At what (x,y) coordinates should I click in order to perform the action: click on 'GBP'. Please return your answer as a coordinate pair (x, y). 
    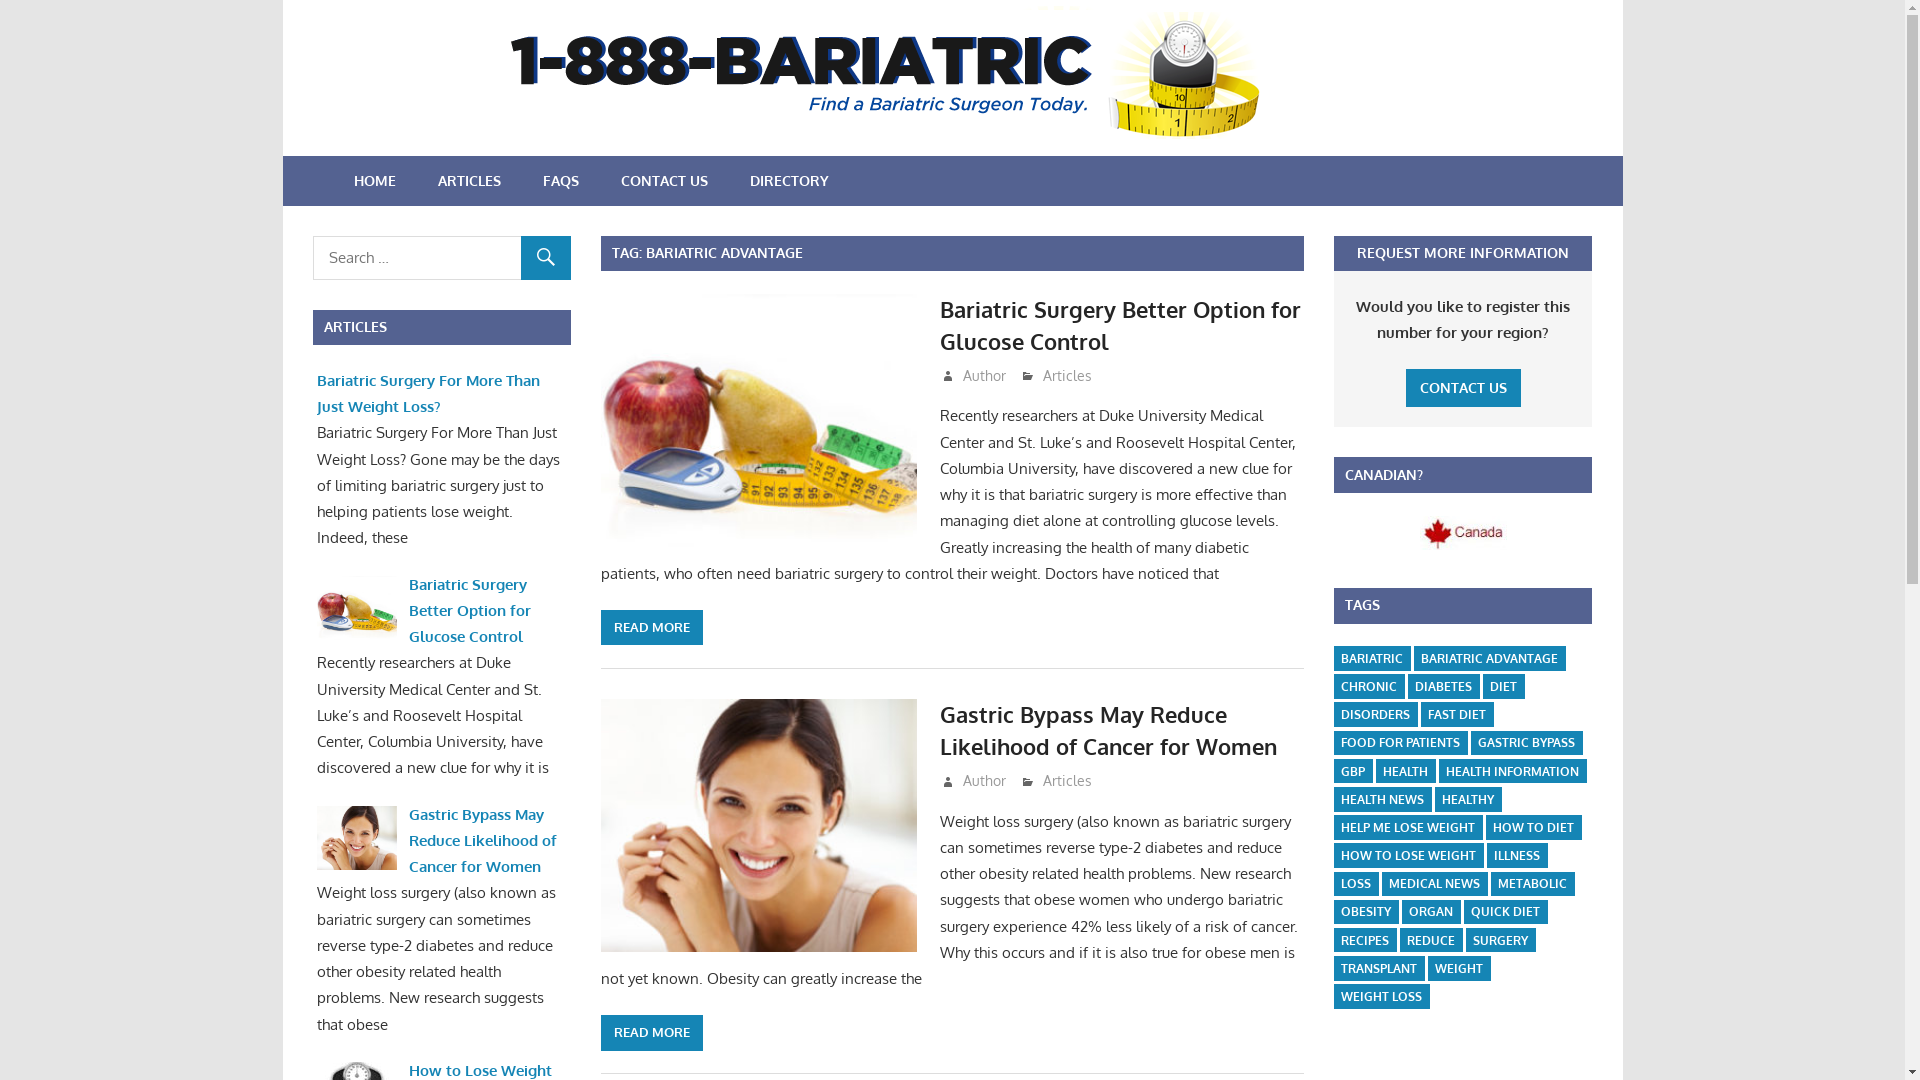
    Looking at the image, I should click on (1334, 770).